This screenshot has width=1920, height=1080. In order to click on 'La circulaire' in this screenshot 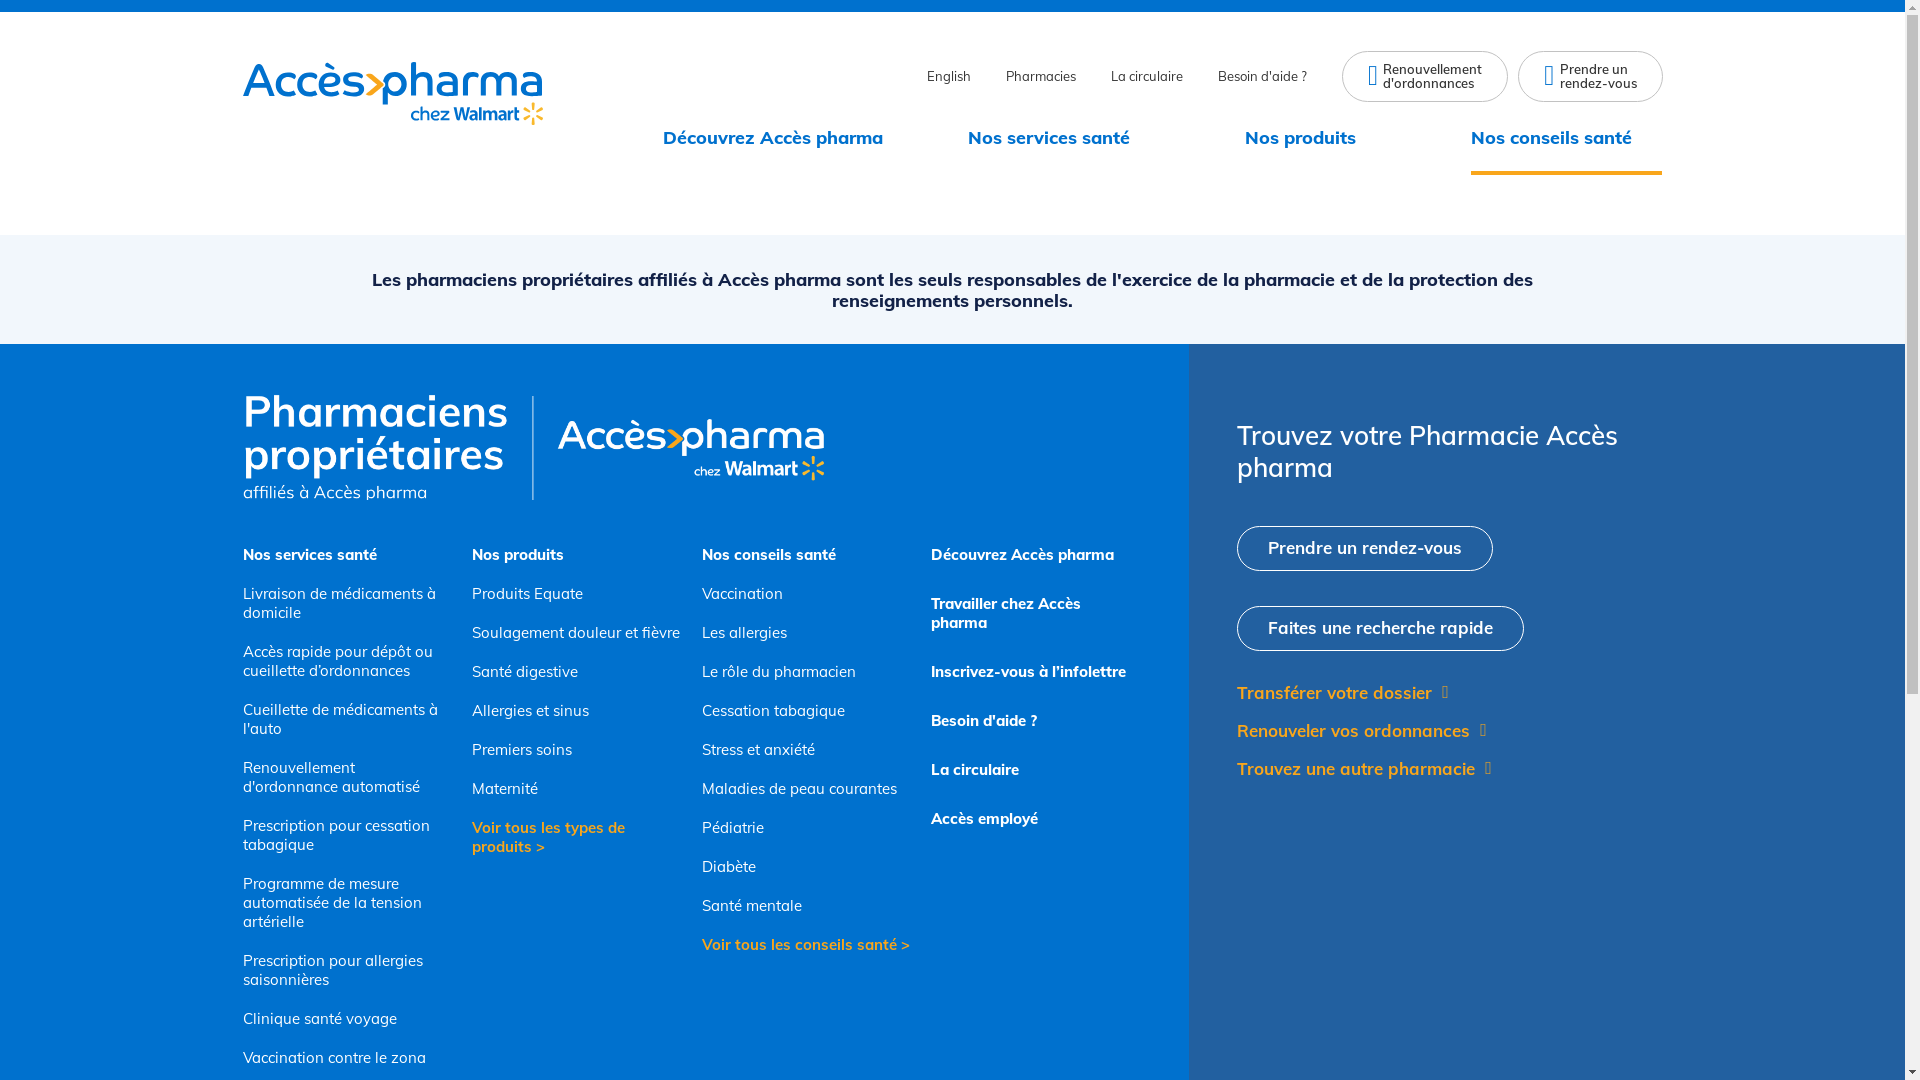, I will do `click(930, 768)`.